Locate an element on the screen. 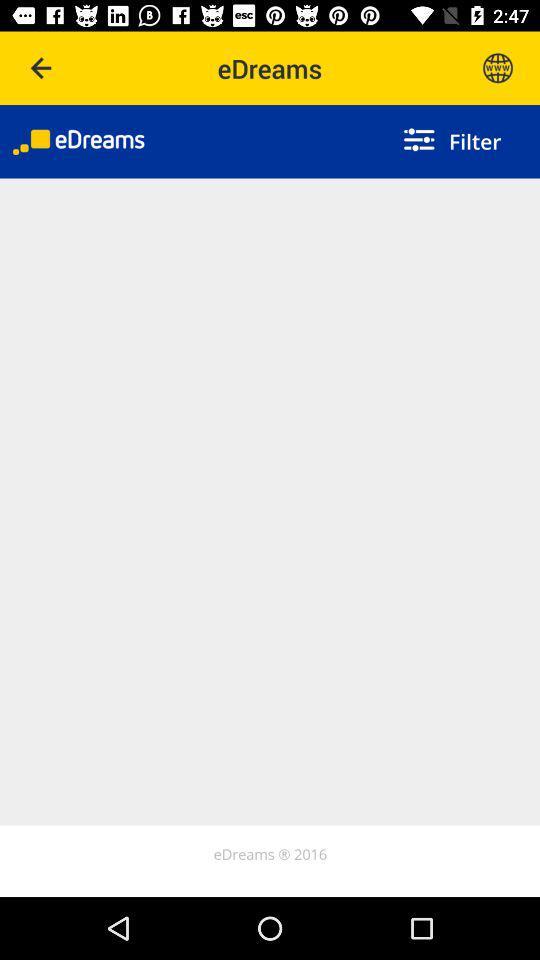  previous button is located at coordinates (42, 68).